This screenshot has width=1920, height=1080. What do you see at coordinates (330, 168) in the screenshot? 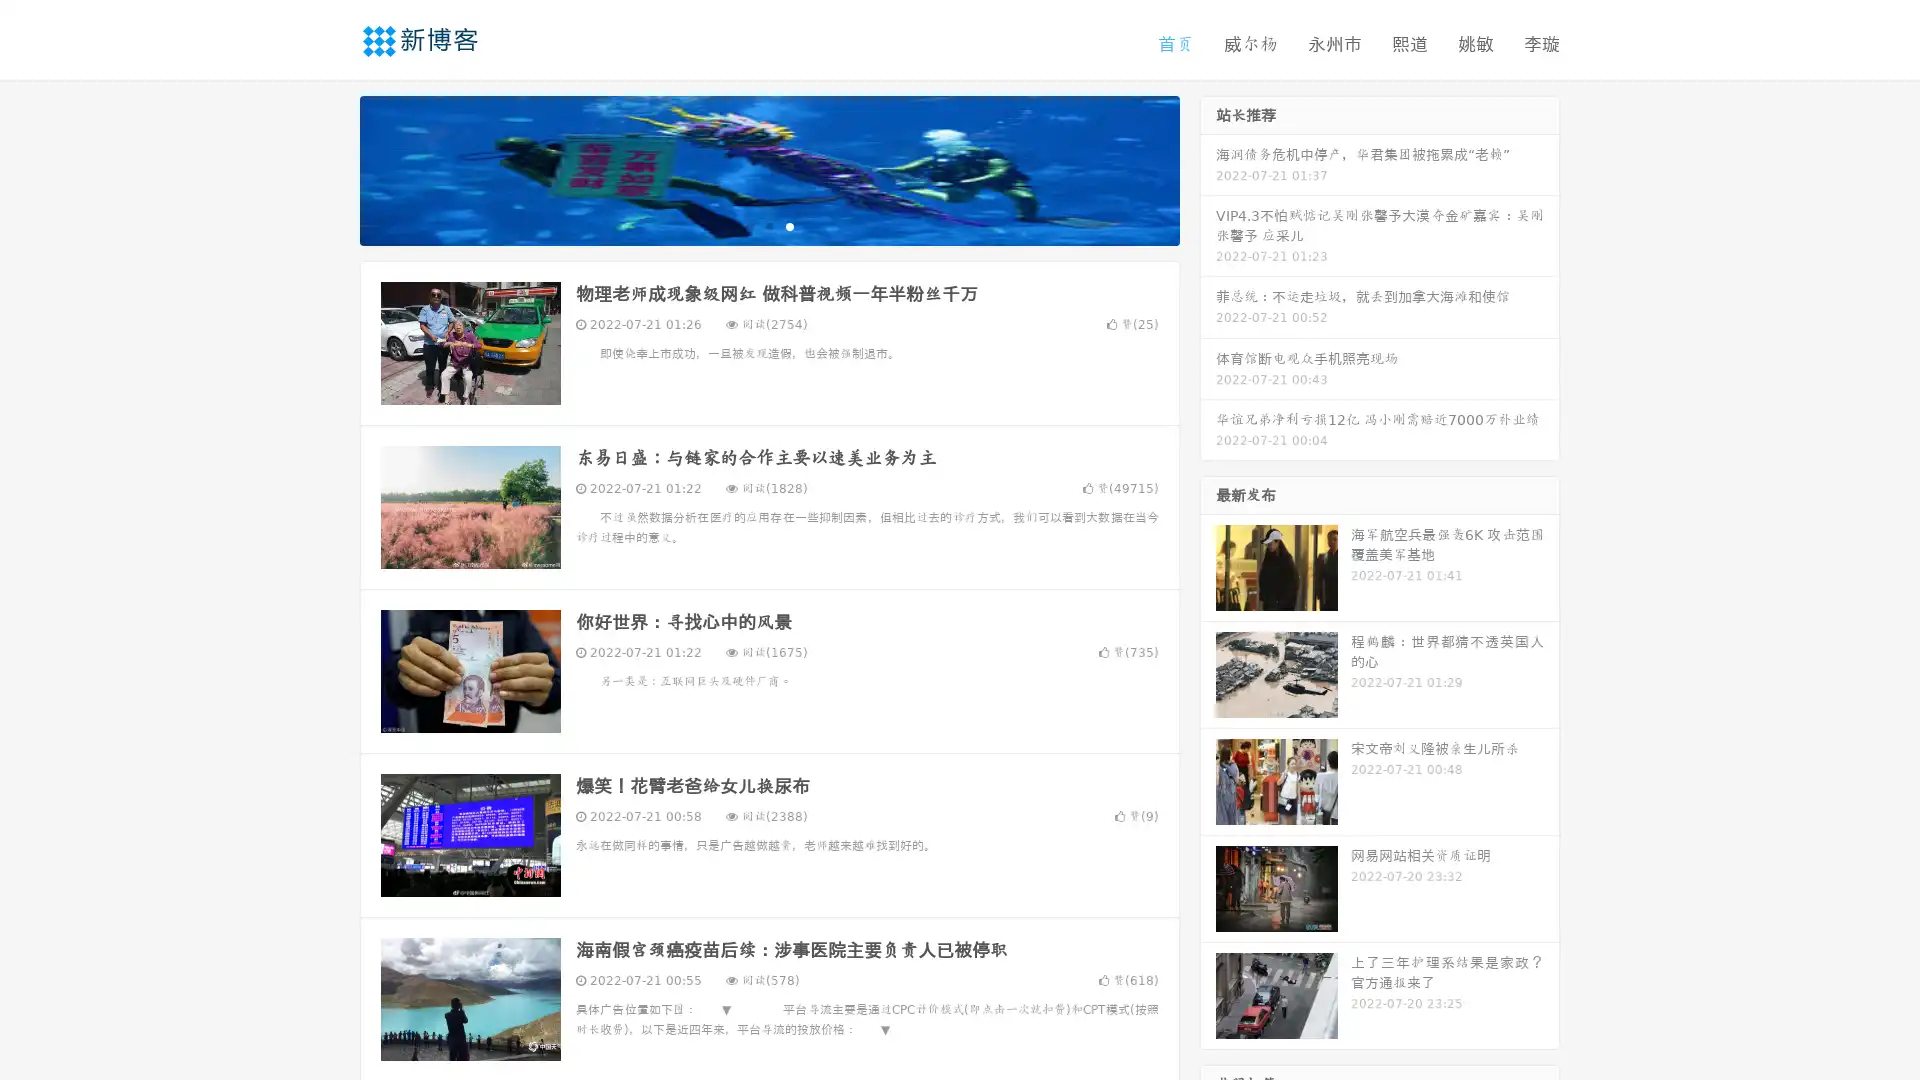
I see `Previous slide` at bounding box center [330, 168].